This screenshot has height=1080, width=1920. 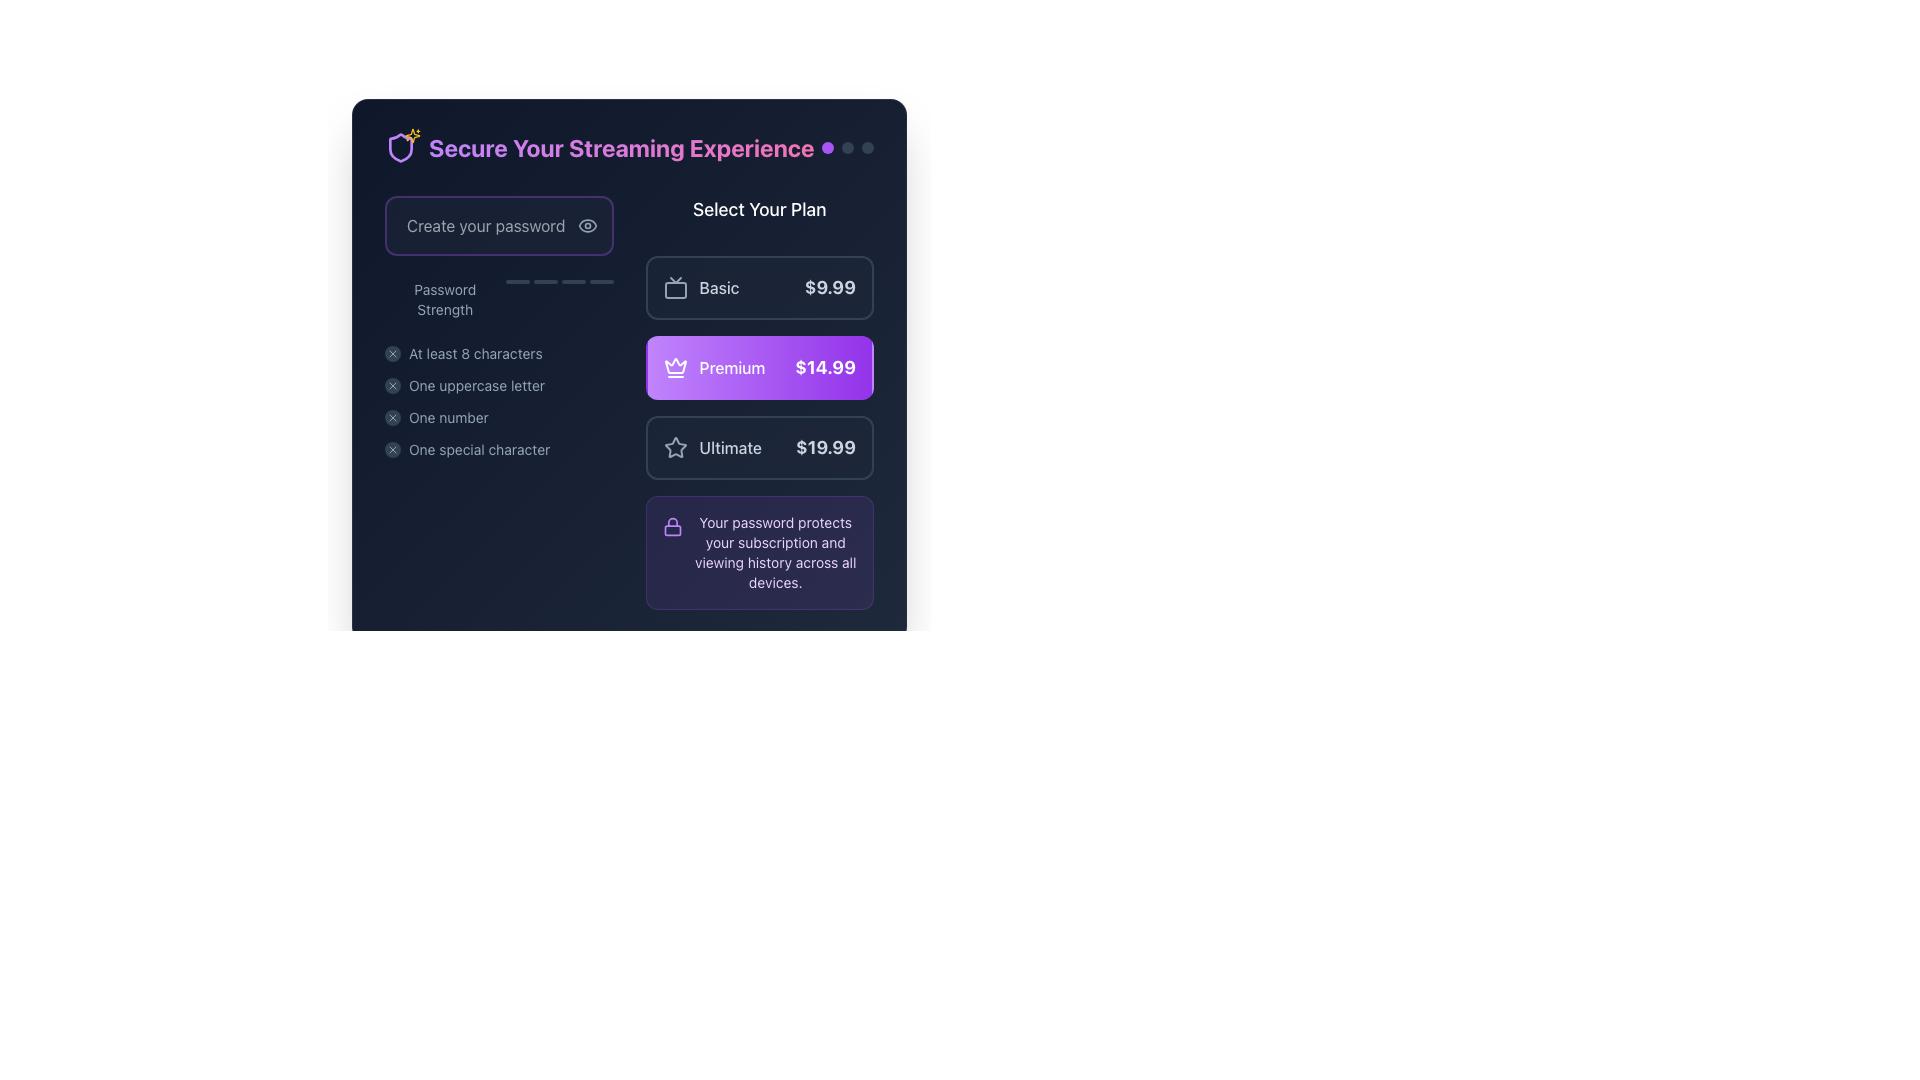 What do you see at coordinates (758, 446) in the screenshot?
I see `the button` at bounding box center [758, 446].